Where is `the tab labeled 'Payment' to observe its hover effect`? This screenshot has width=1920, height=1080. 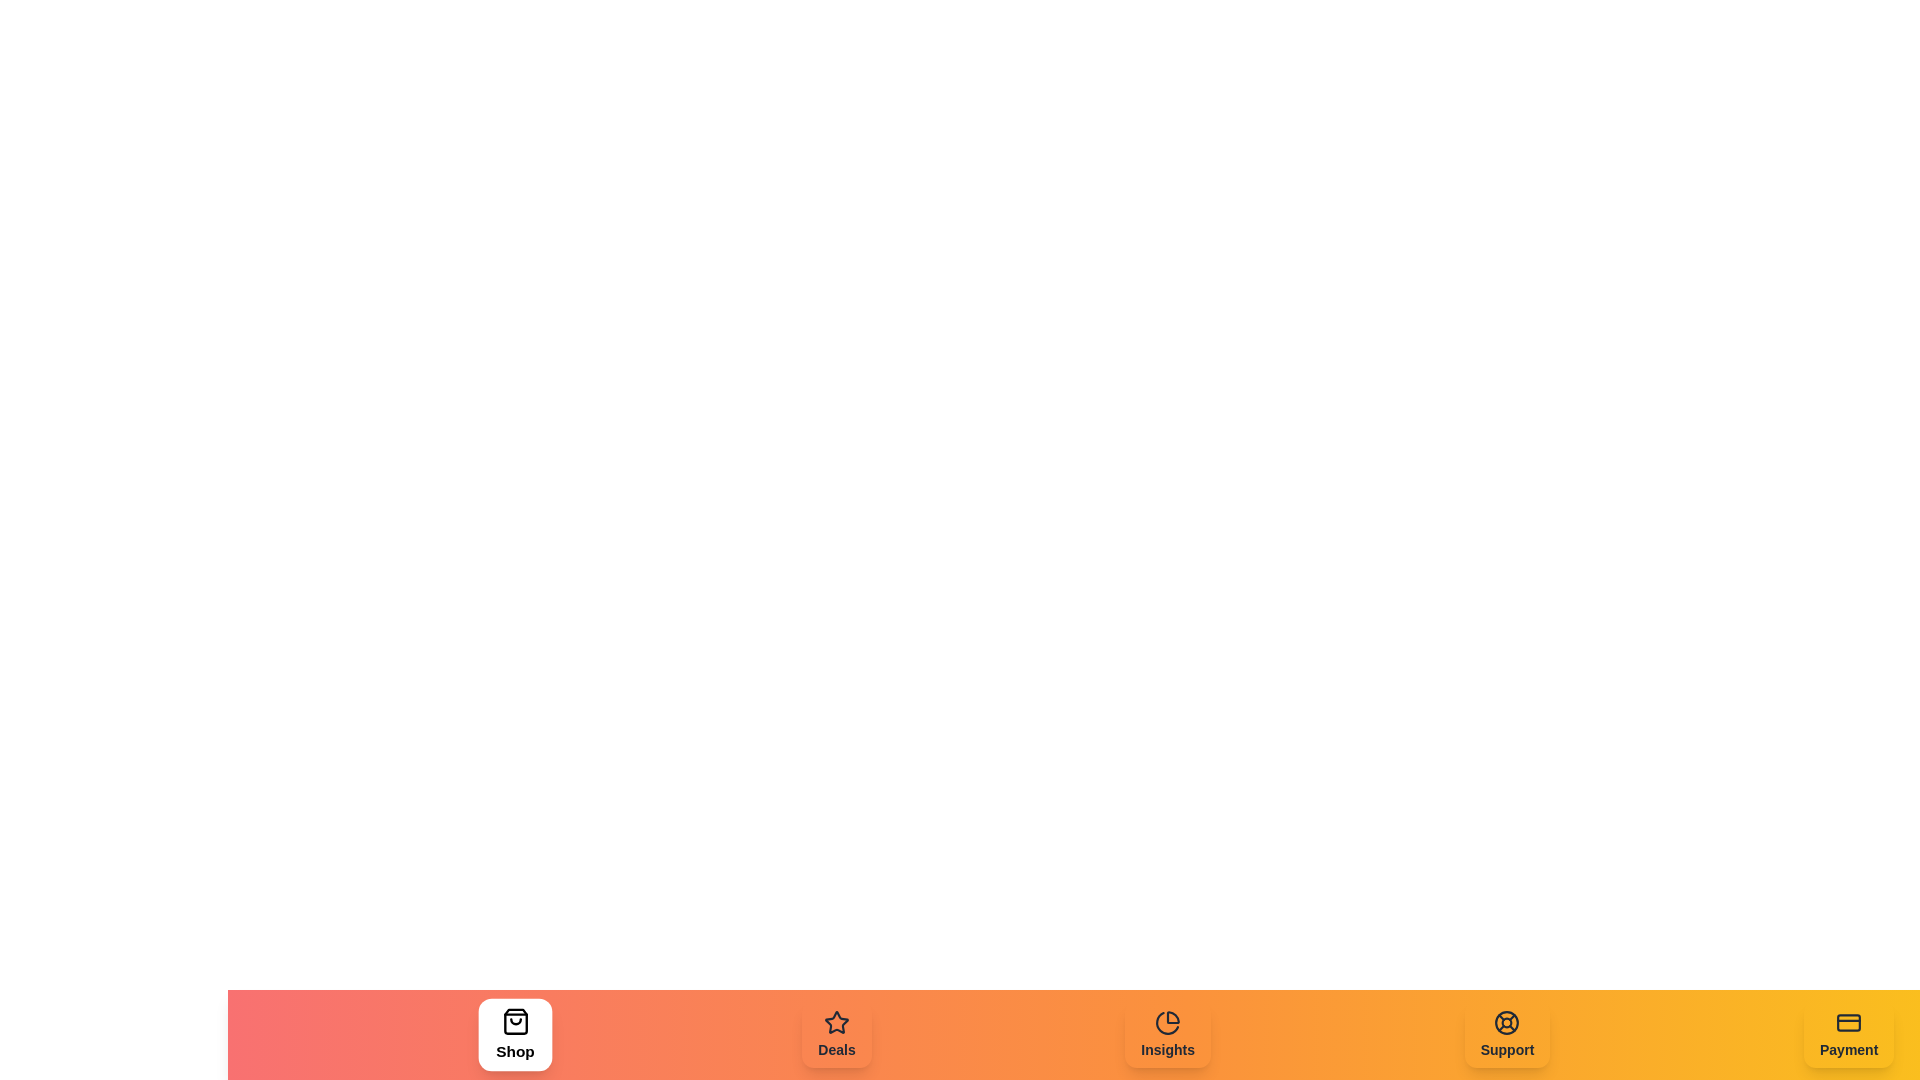
the tab labeled 'Payment' to observe its hover effect is located at coordinates (1848, 1034).